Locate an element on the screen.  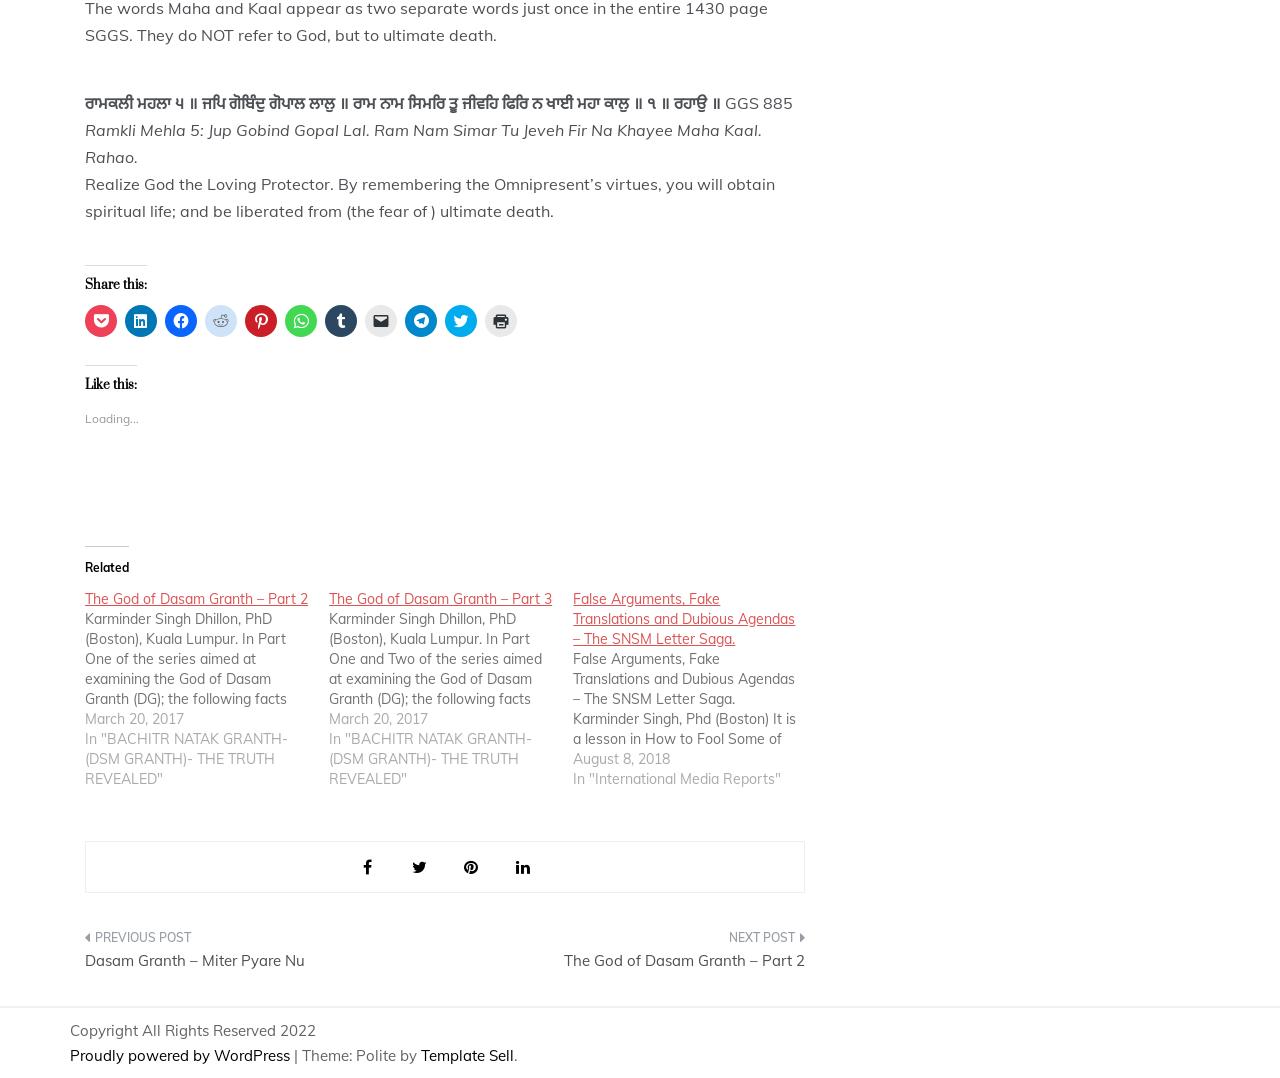
'|' is located at coordinates (293, 1055).